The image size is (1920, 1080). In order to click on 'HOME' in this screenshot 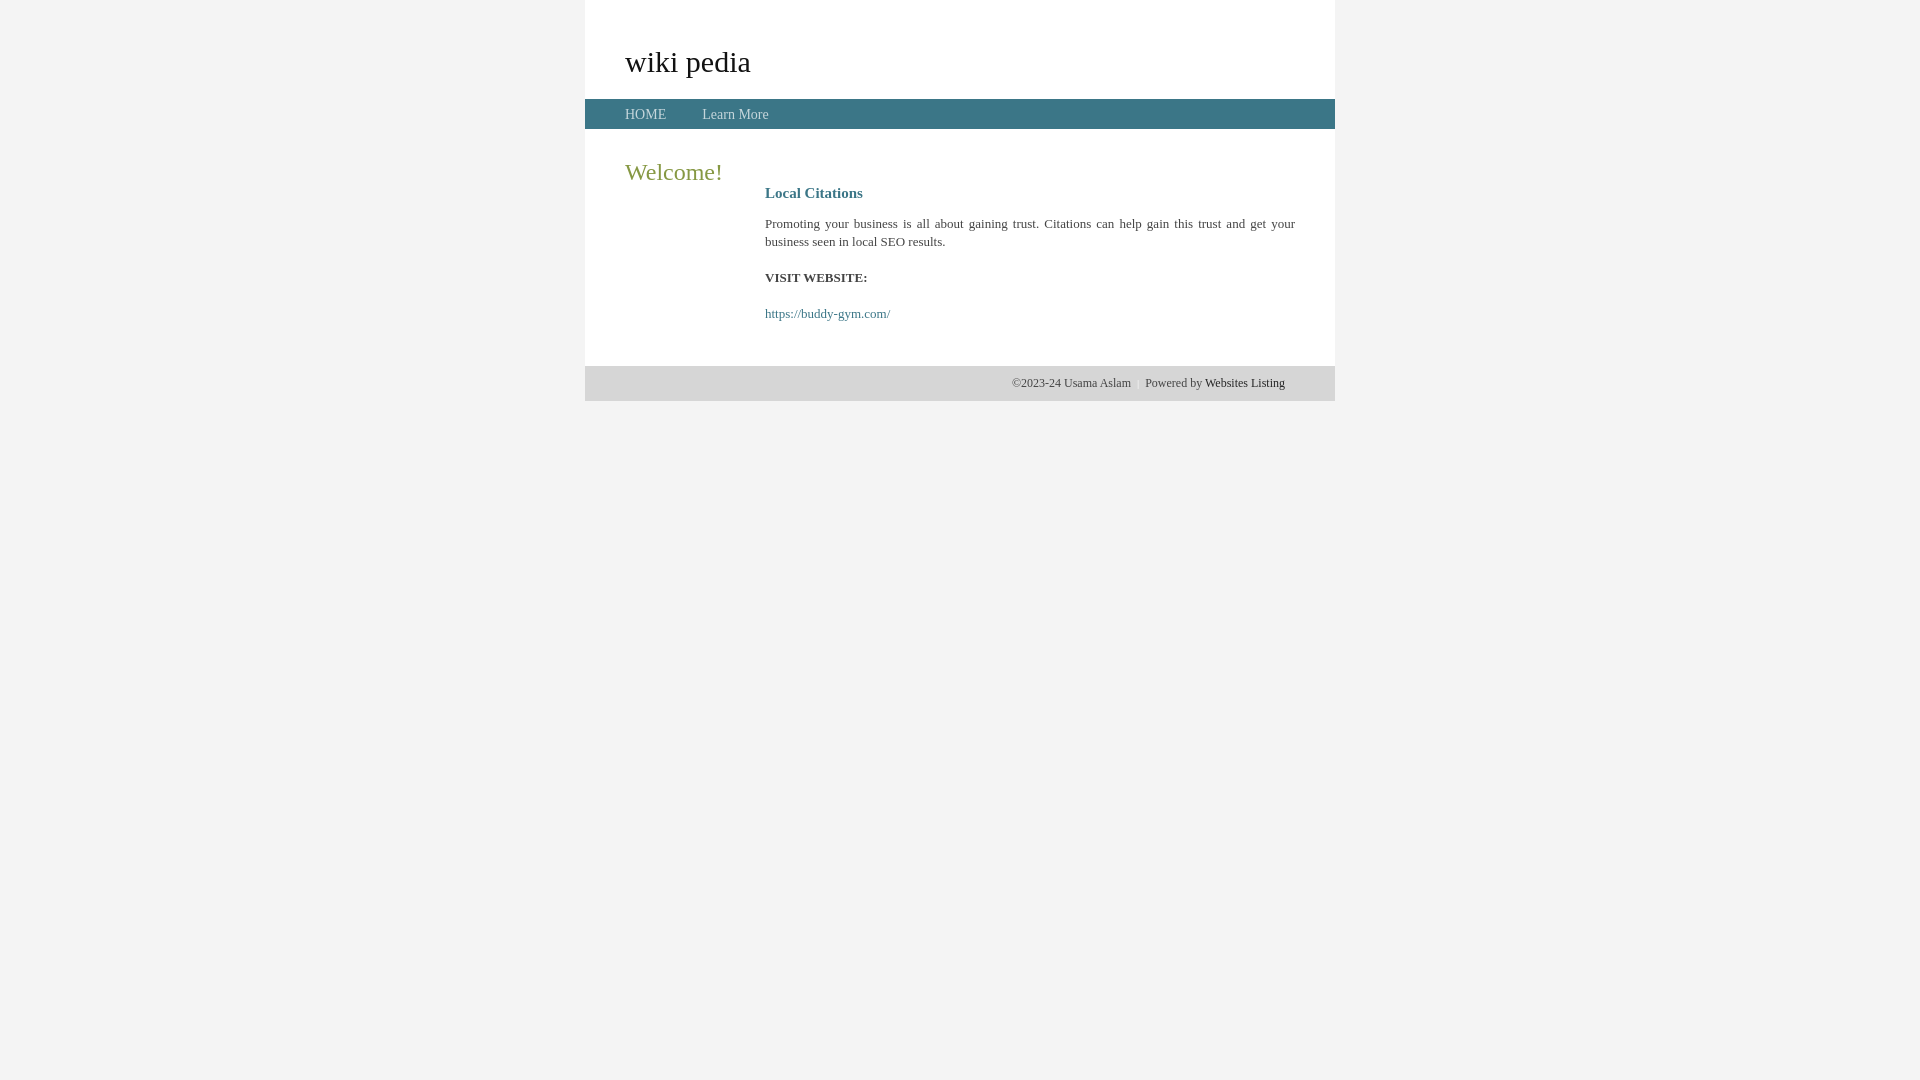, I will do `click(623, 114)`.